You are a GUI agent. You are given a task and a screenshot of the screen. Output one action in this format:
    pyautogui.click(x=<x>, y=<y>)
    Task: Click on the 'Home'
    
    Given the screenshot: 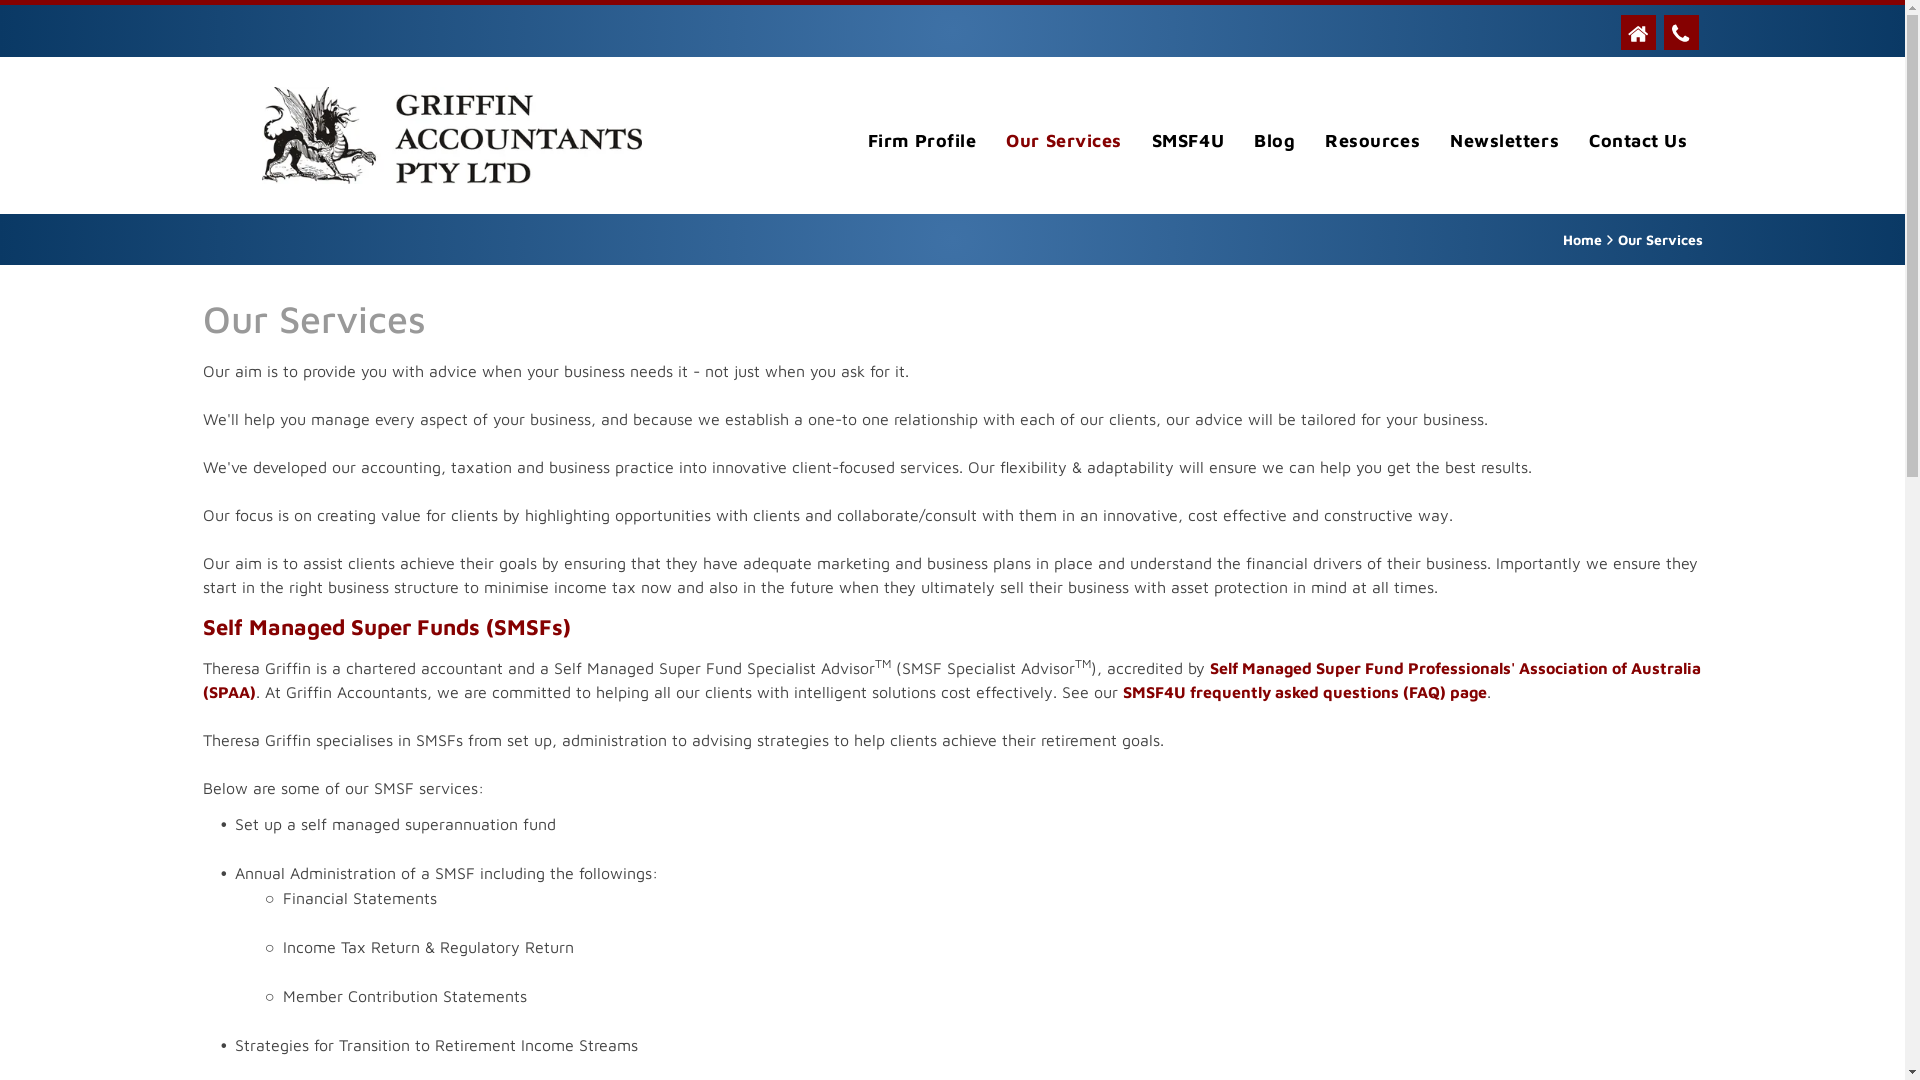 What is the action you would take?
    pyautogui.click(x=1580, y=238)
    